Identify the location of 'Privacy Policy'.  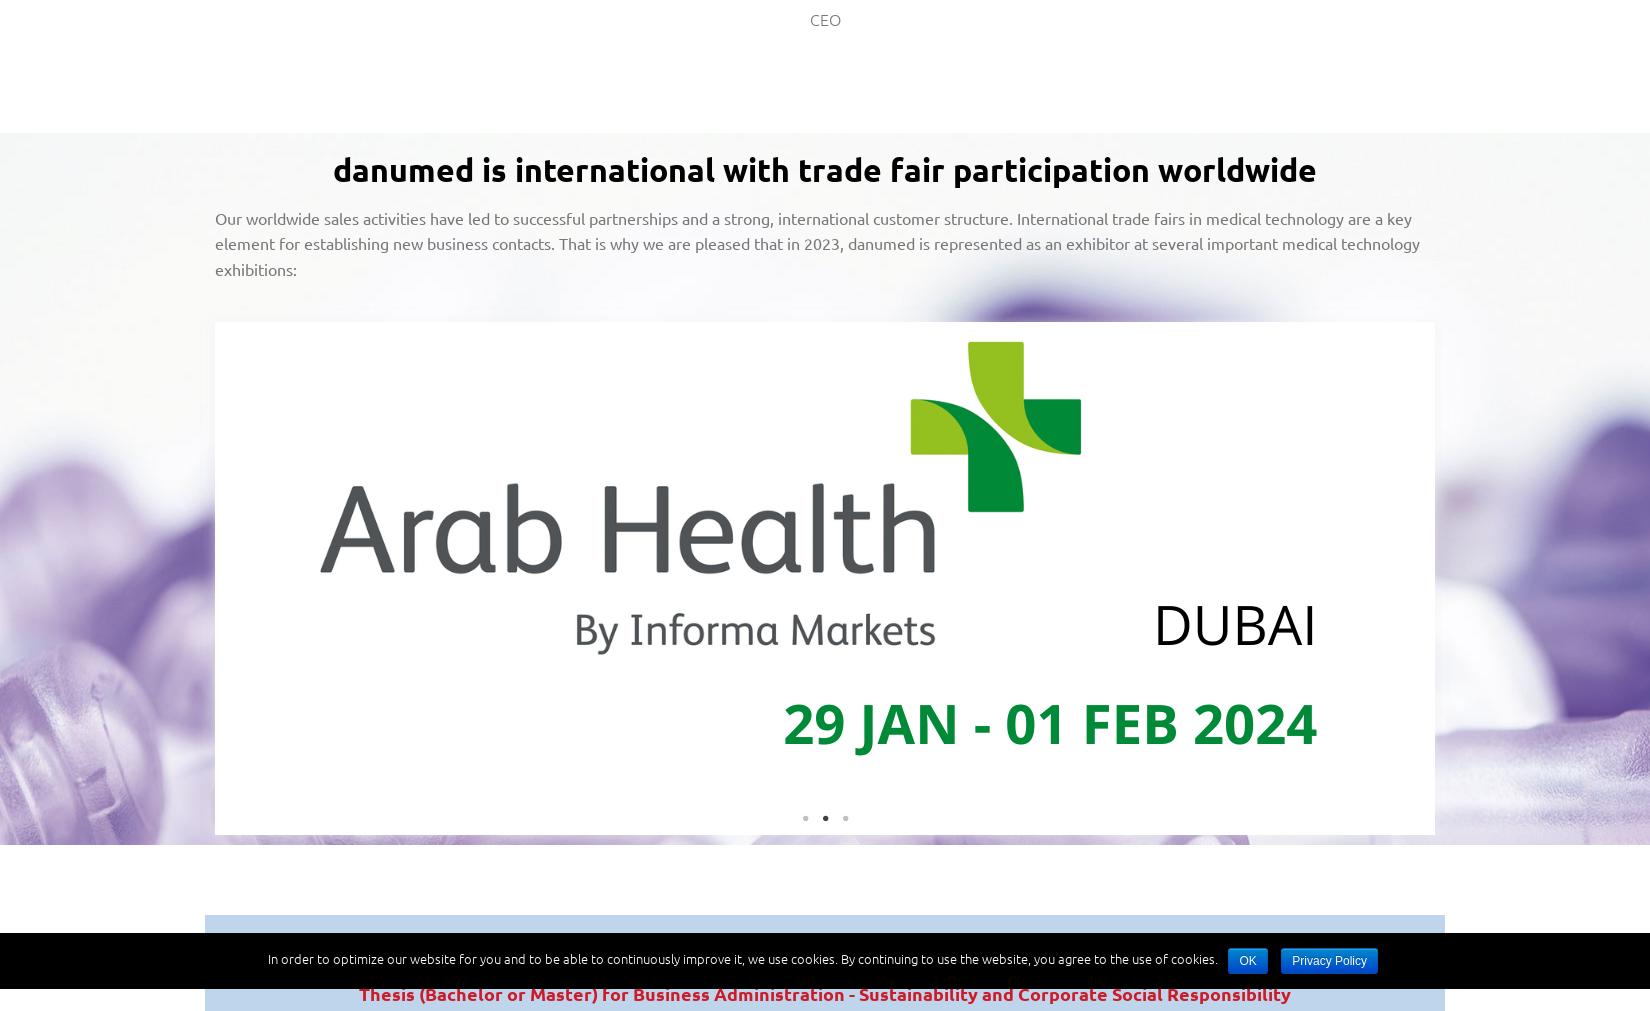
(1290, 960).